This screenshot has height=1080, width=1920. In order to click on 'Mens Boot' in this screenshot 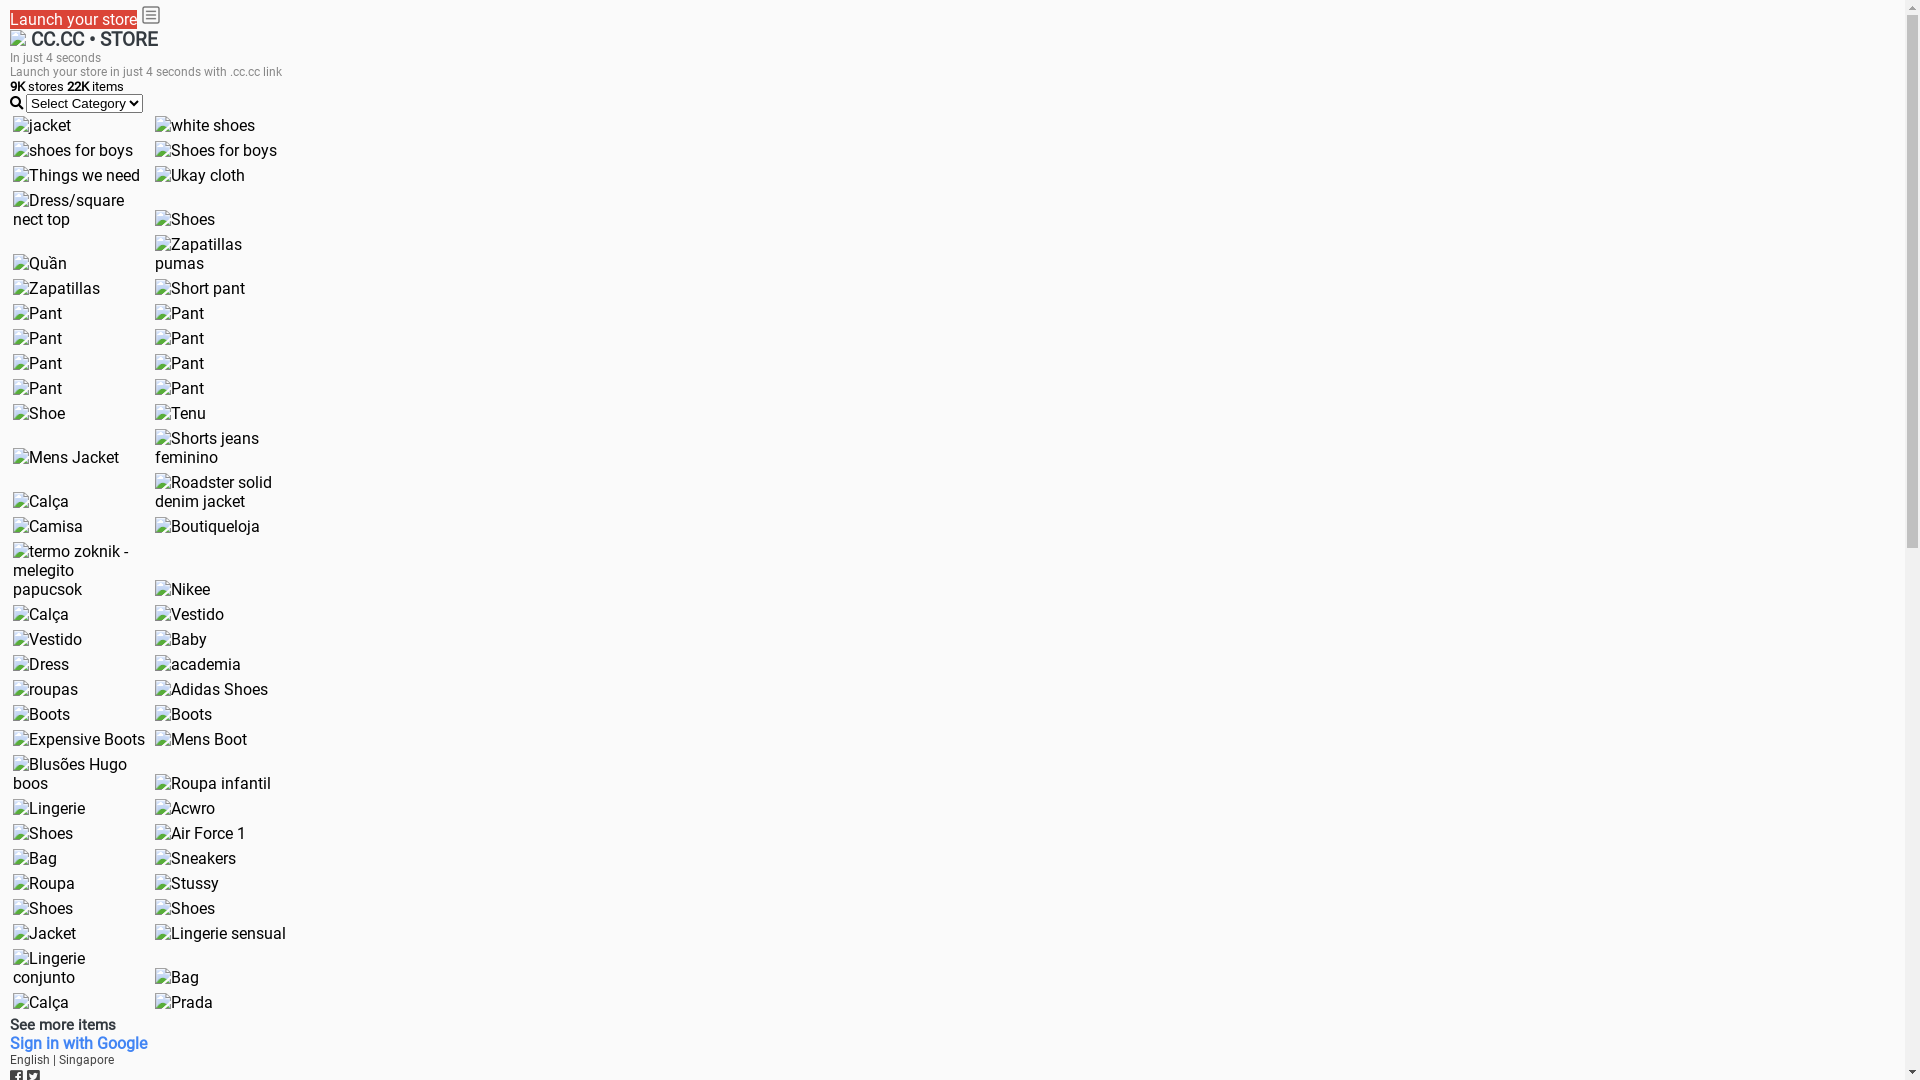, I will do `click(201, 739)`.